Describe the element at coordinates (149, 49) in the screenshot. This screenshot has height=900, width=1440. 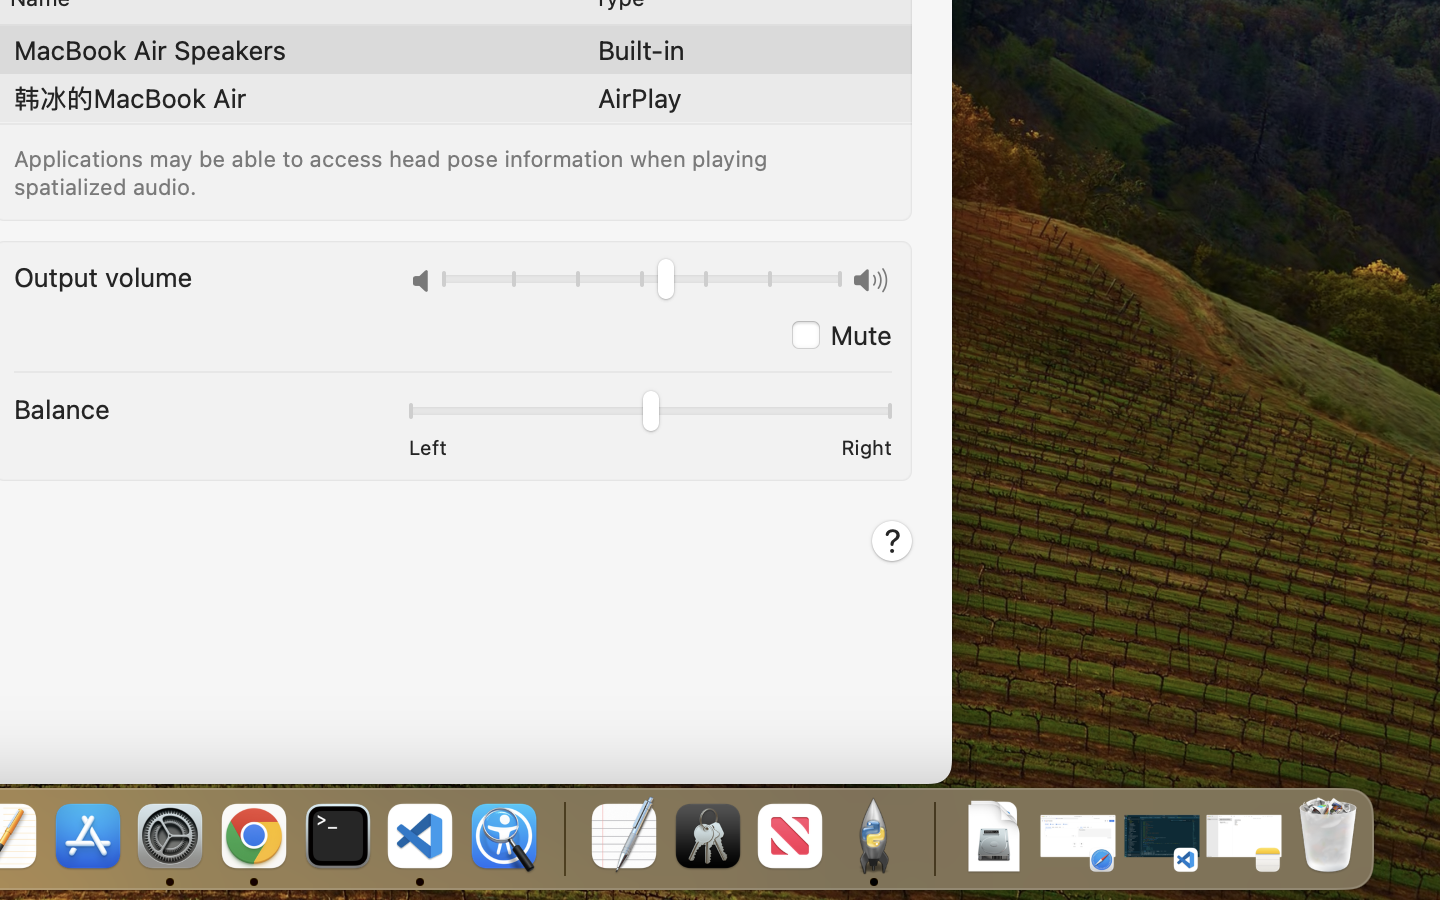
I see `'MacBook Air Speakers'` at that location.